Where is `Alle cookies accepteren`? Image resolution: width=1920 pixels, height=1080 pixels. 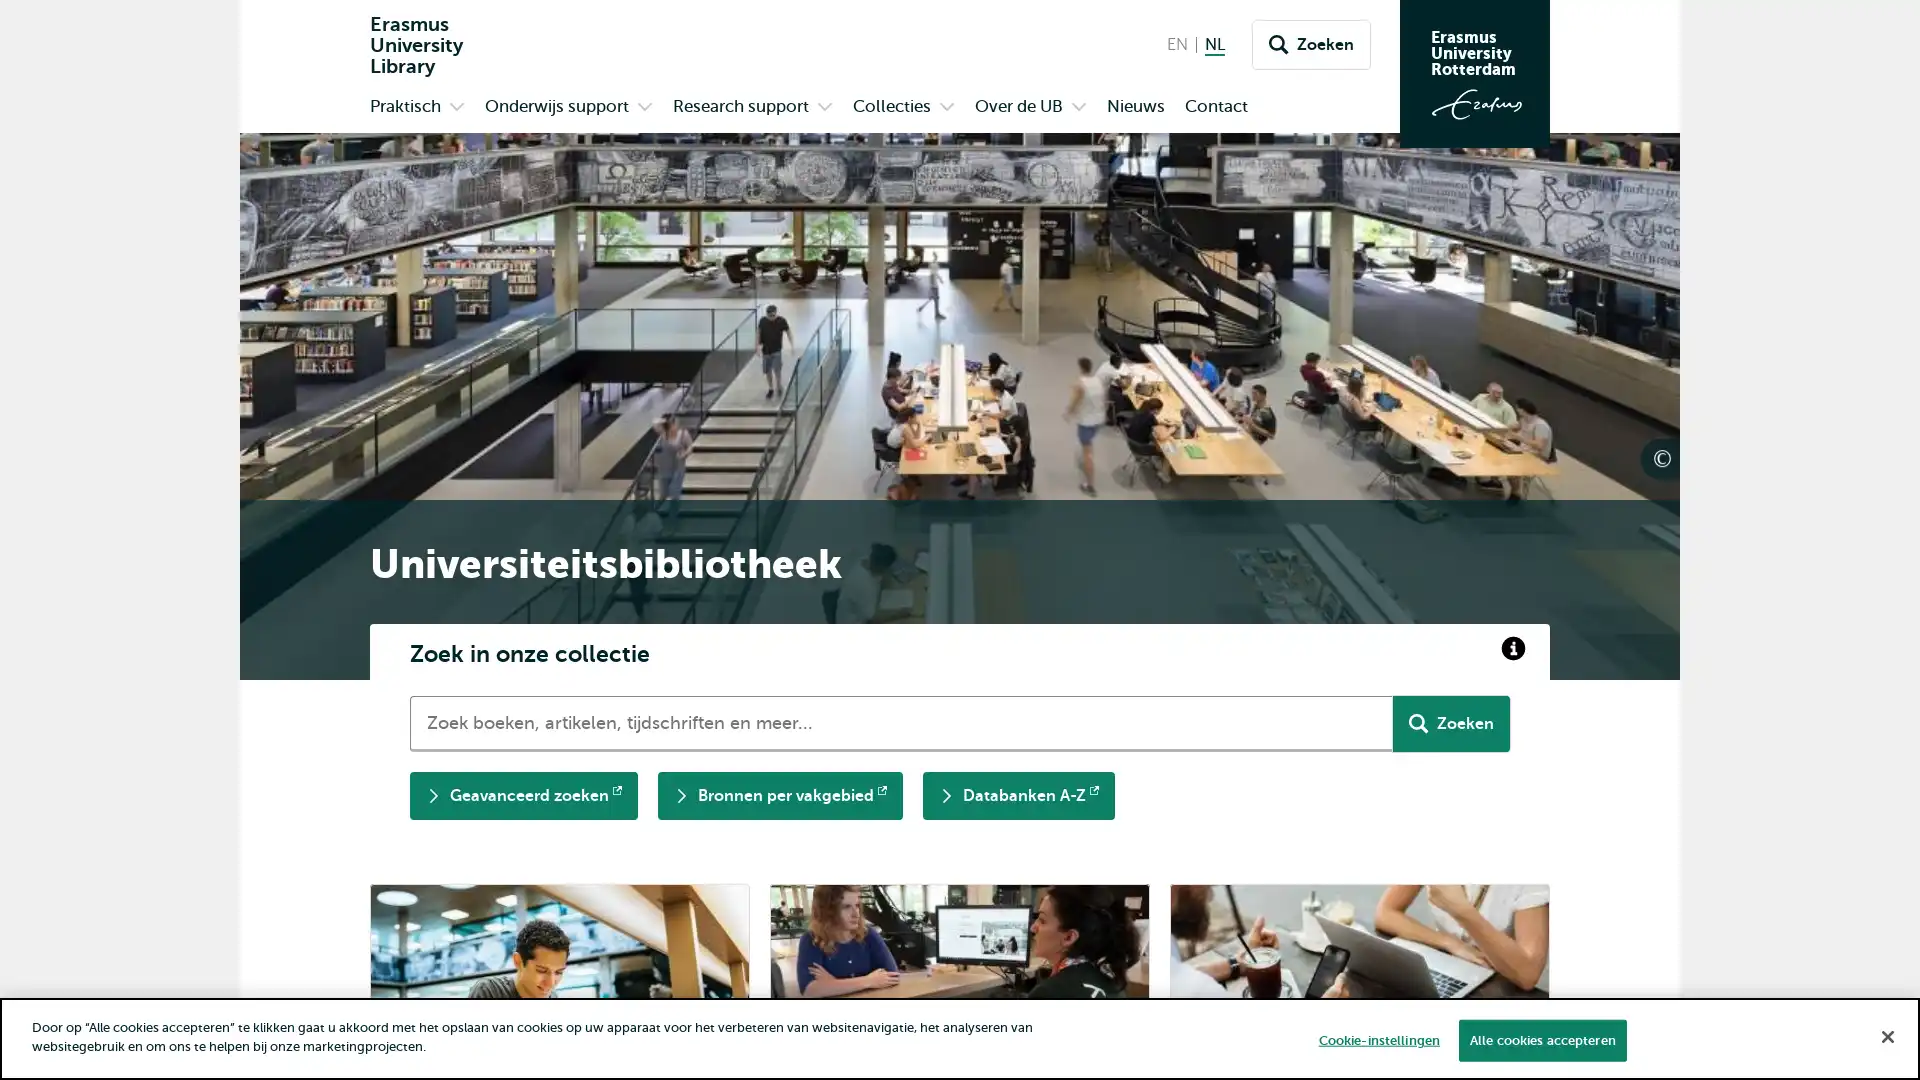 Alle cookies accepteren is located at coordinates (1540, 1039).